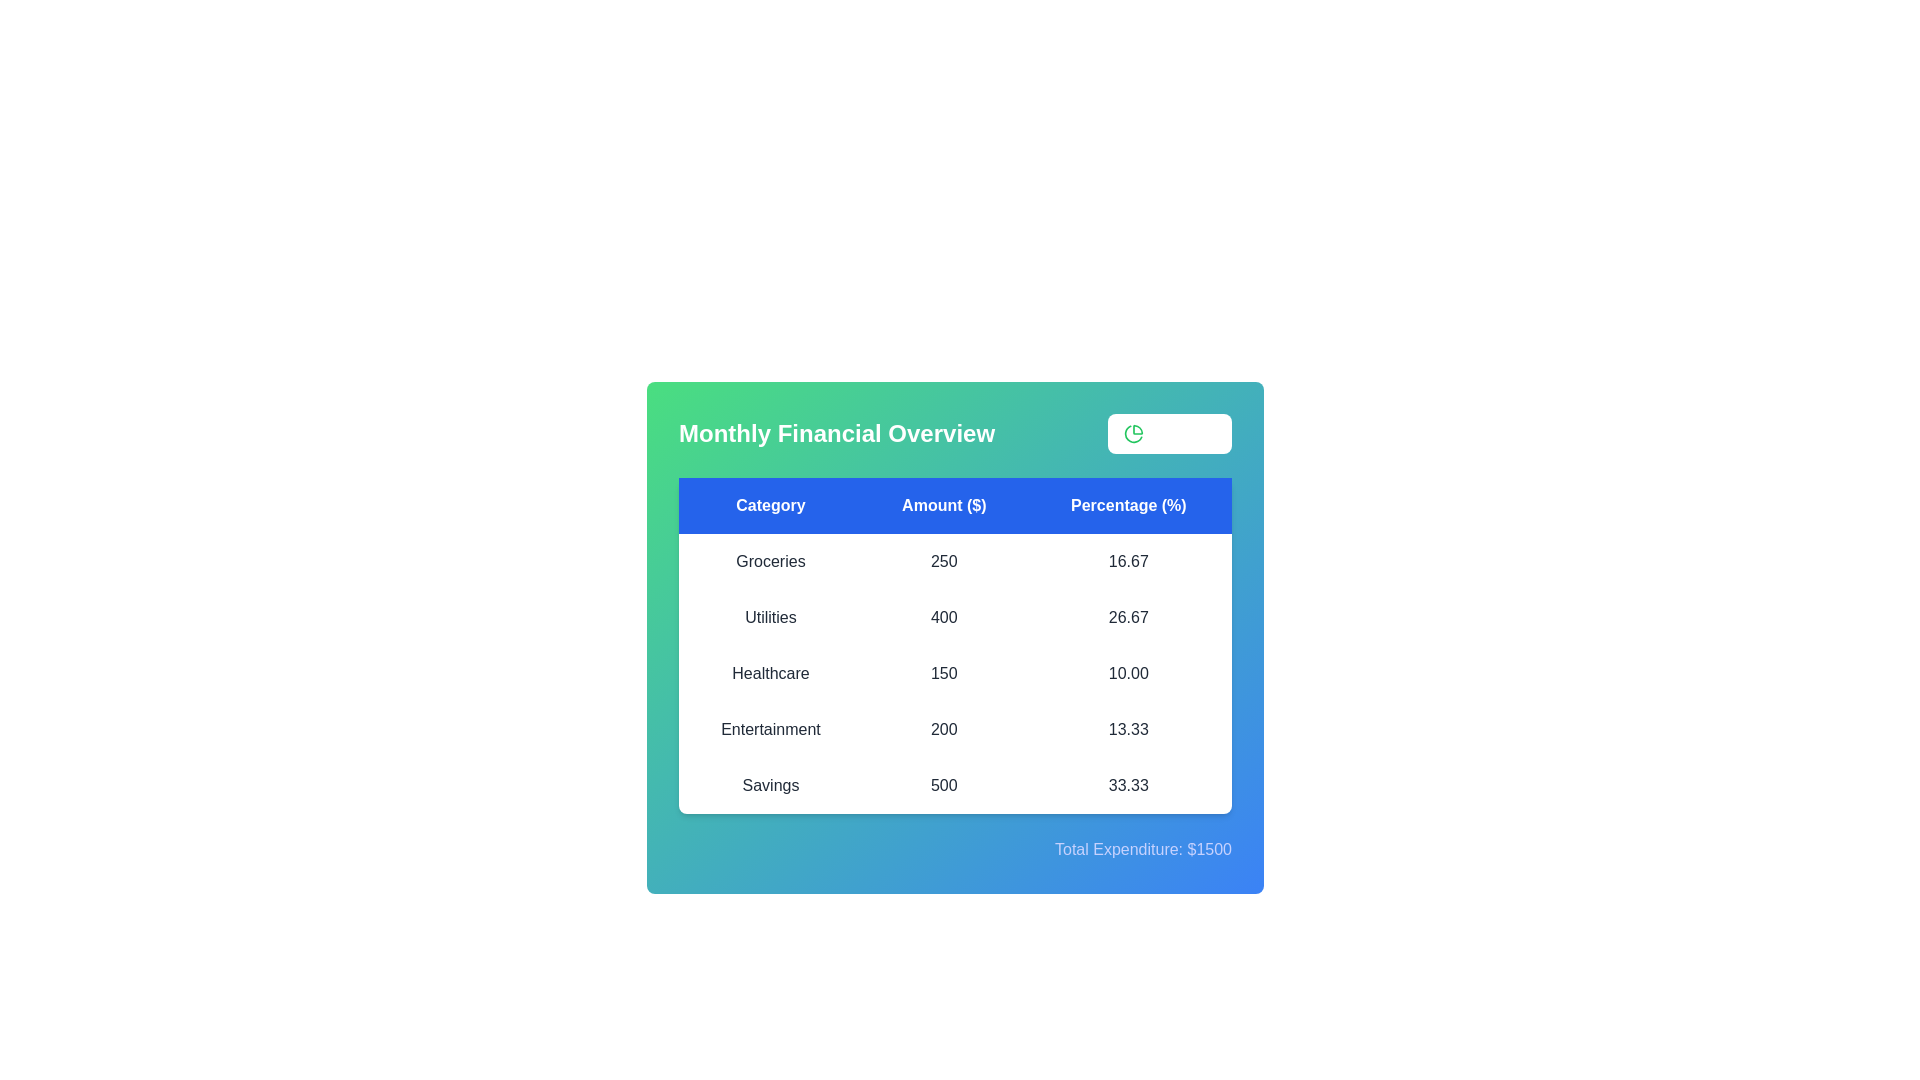  What do you see at coordinates (954, 729) in the screenshot?
I see `the table row corresponding to Entertainment` at bounding box center [954, 729].